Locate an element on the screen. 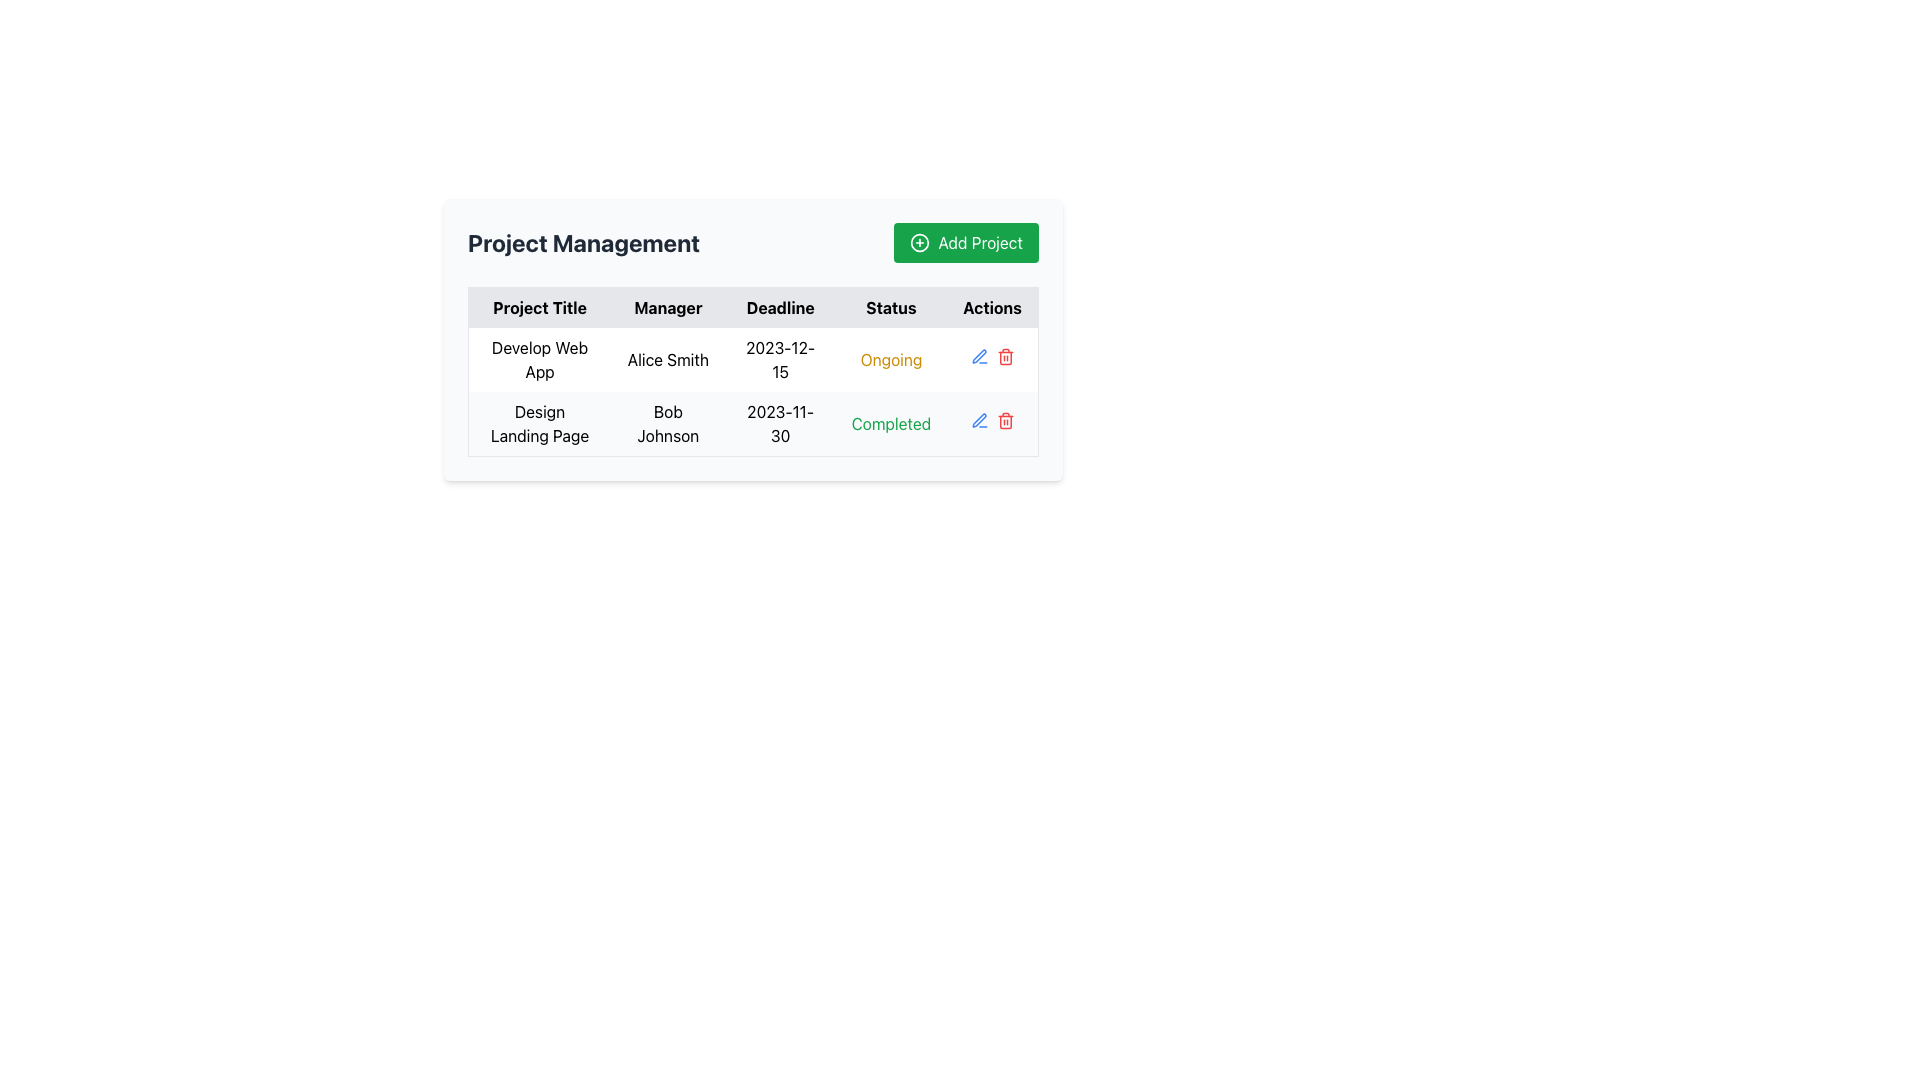  the text label reading 'Design Landing Page' located in the second row of the 'Project Title' column is located at coordinates (539, 423).